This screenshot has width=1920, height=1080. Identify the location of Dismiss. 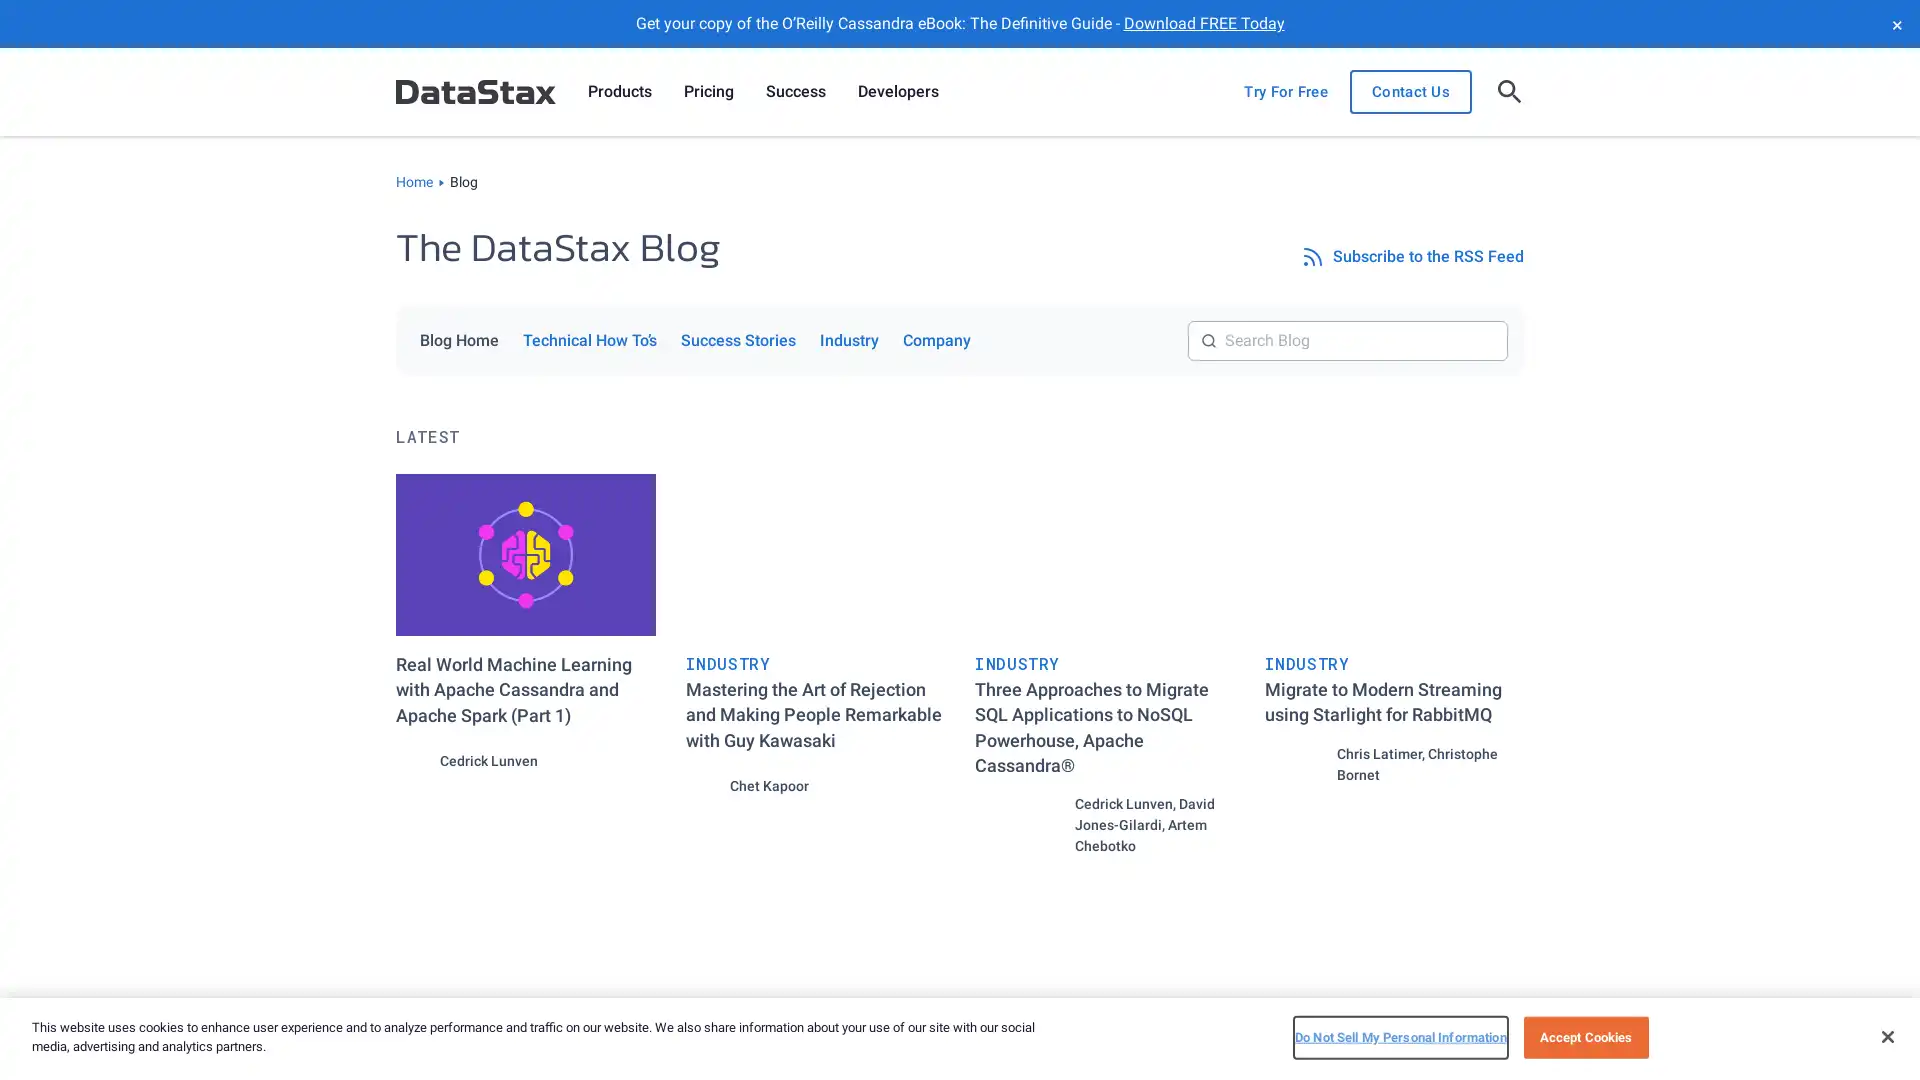
(1895, 23).